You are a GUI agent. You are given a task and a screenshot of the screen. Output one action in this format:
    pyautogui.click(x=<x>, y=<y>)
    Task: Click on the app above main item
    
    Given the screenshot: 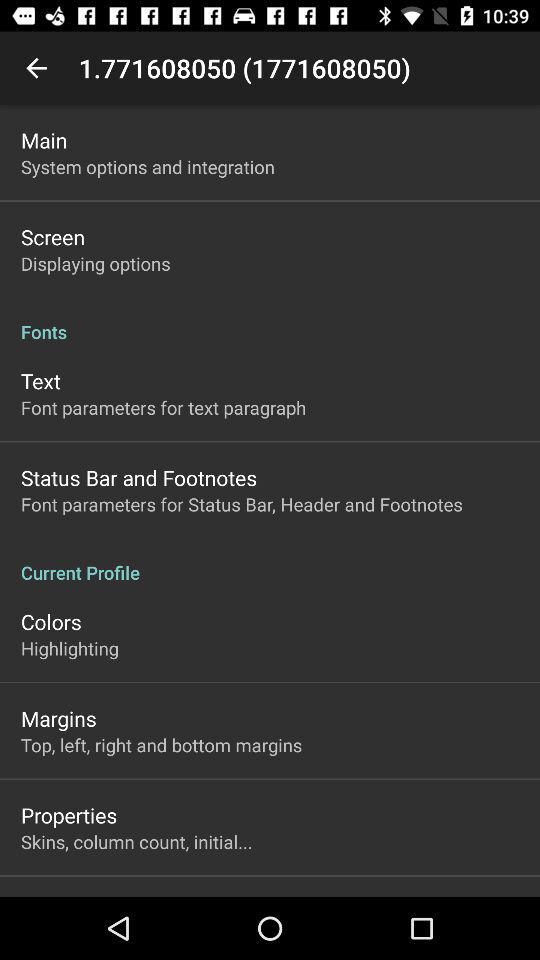 What is the action you would take?
    pyautogui.click(x=36, y=68)
    